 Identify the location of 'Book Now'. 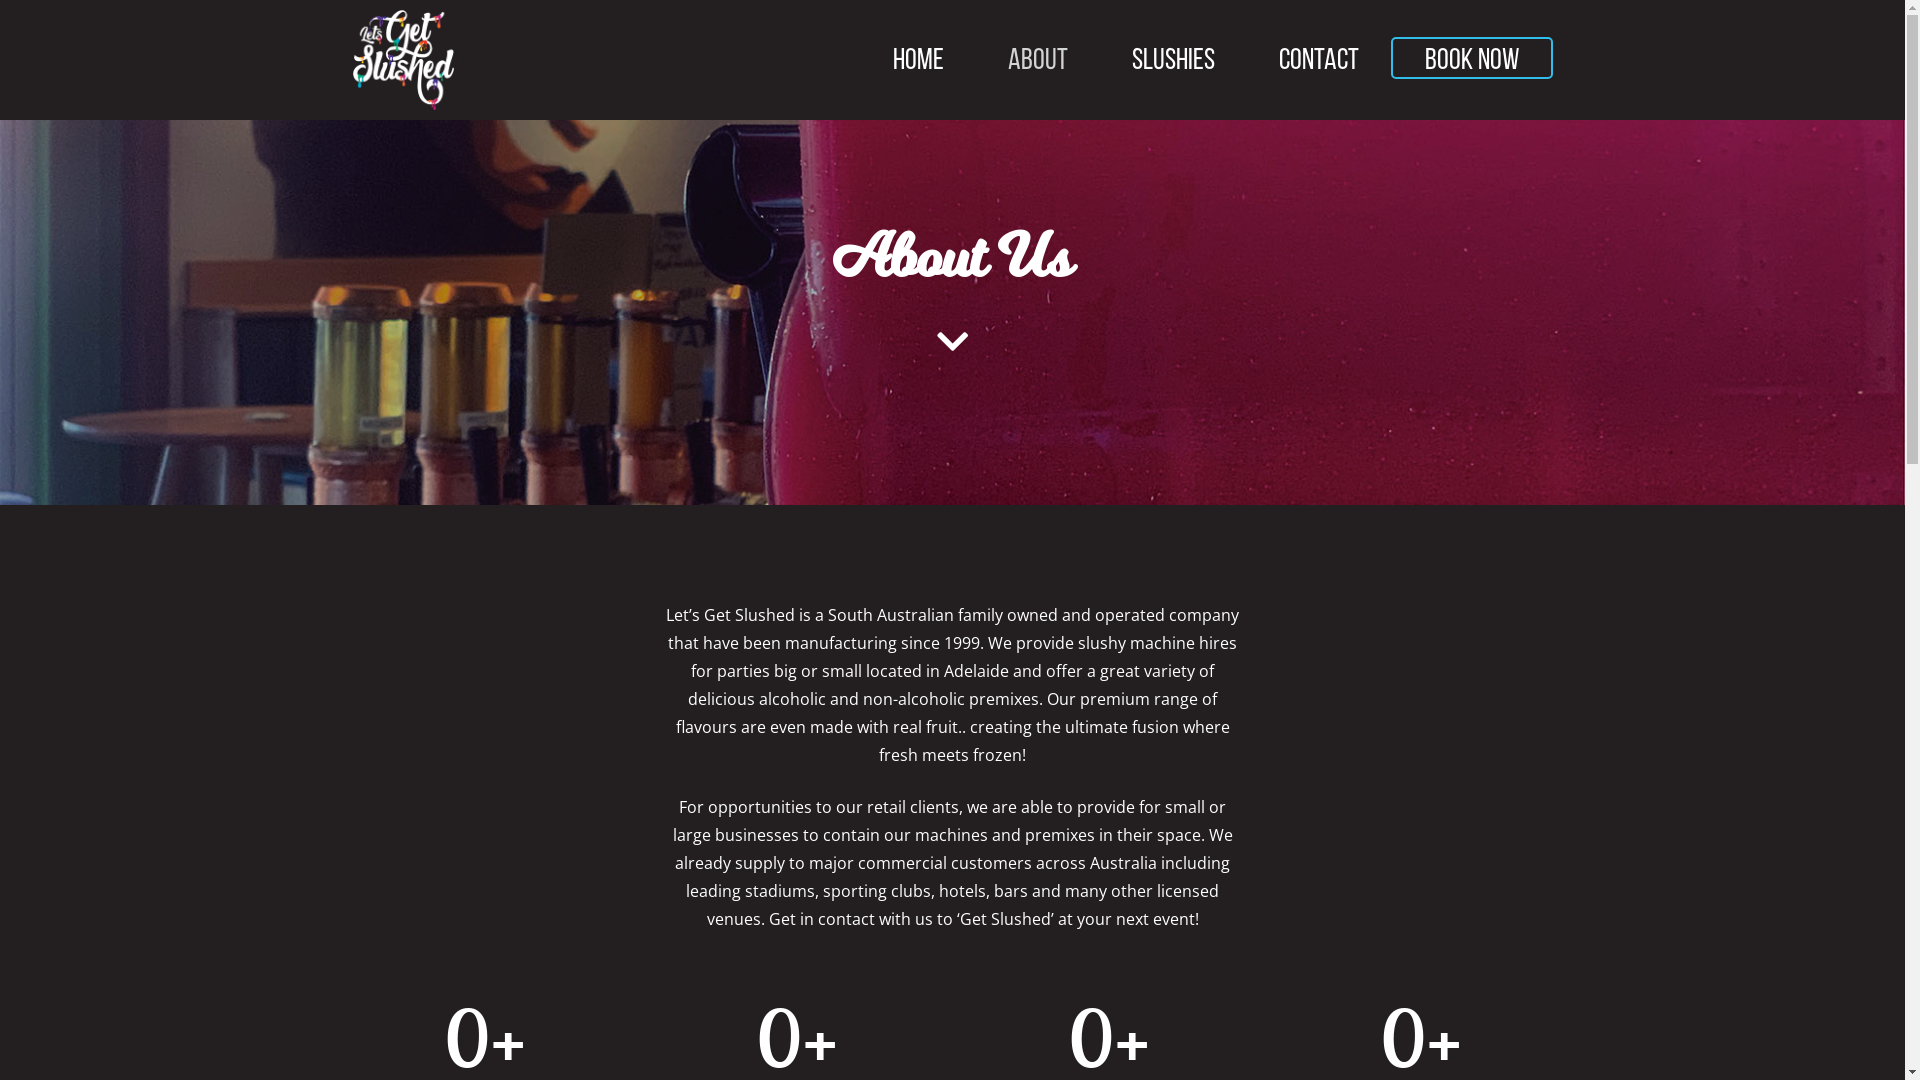
(1470, 56).